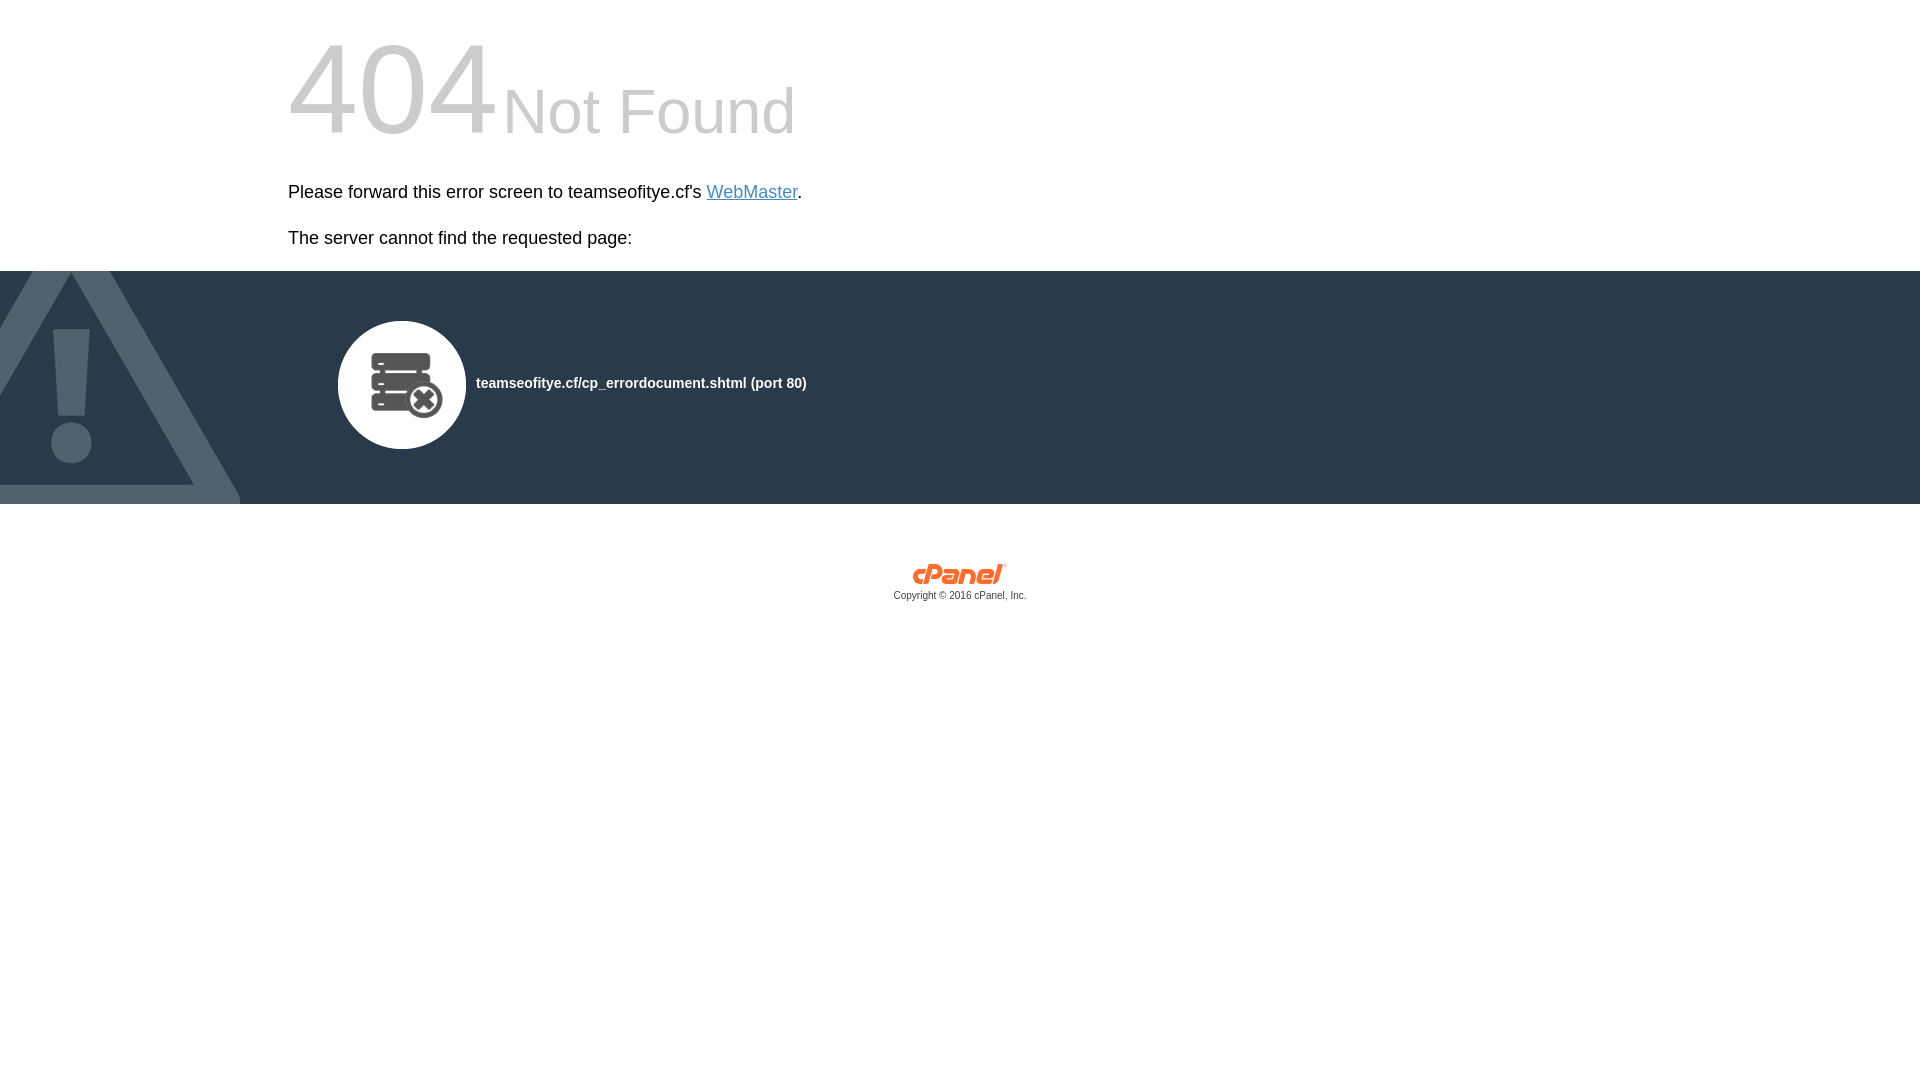  I want to click on 'WebMaster', so click(751, 192).